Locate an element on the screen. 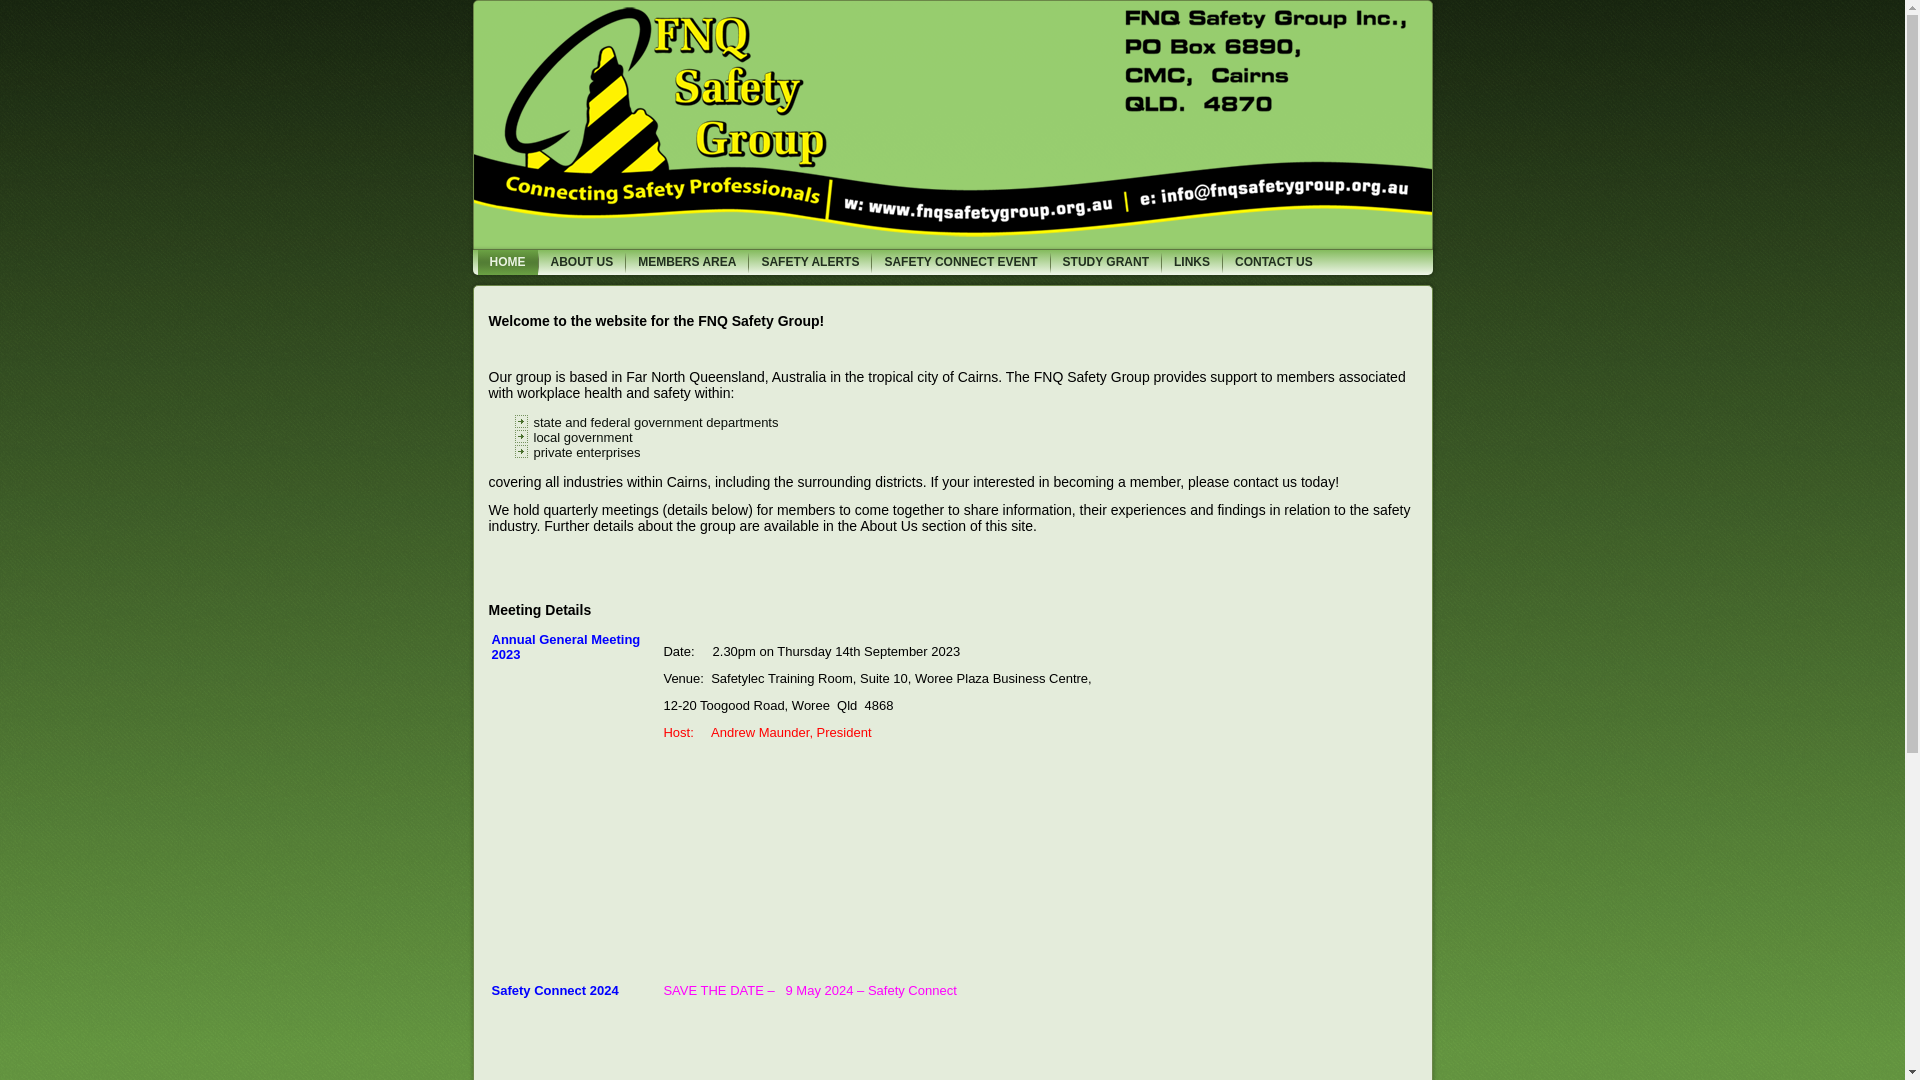 Image resolution: width=1920 pixels, height=1080 pixels. 'CONTACT US' is located at coordinates (1272, 261).